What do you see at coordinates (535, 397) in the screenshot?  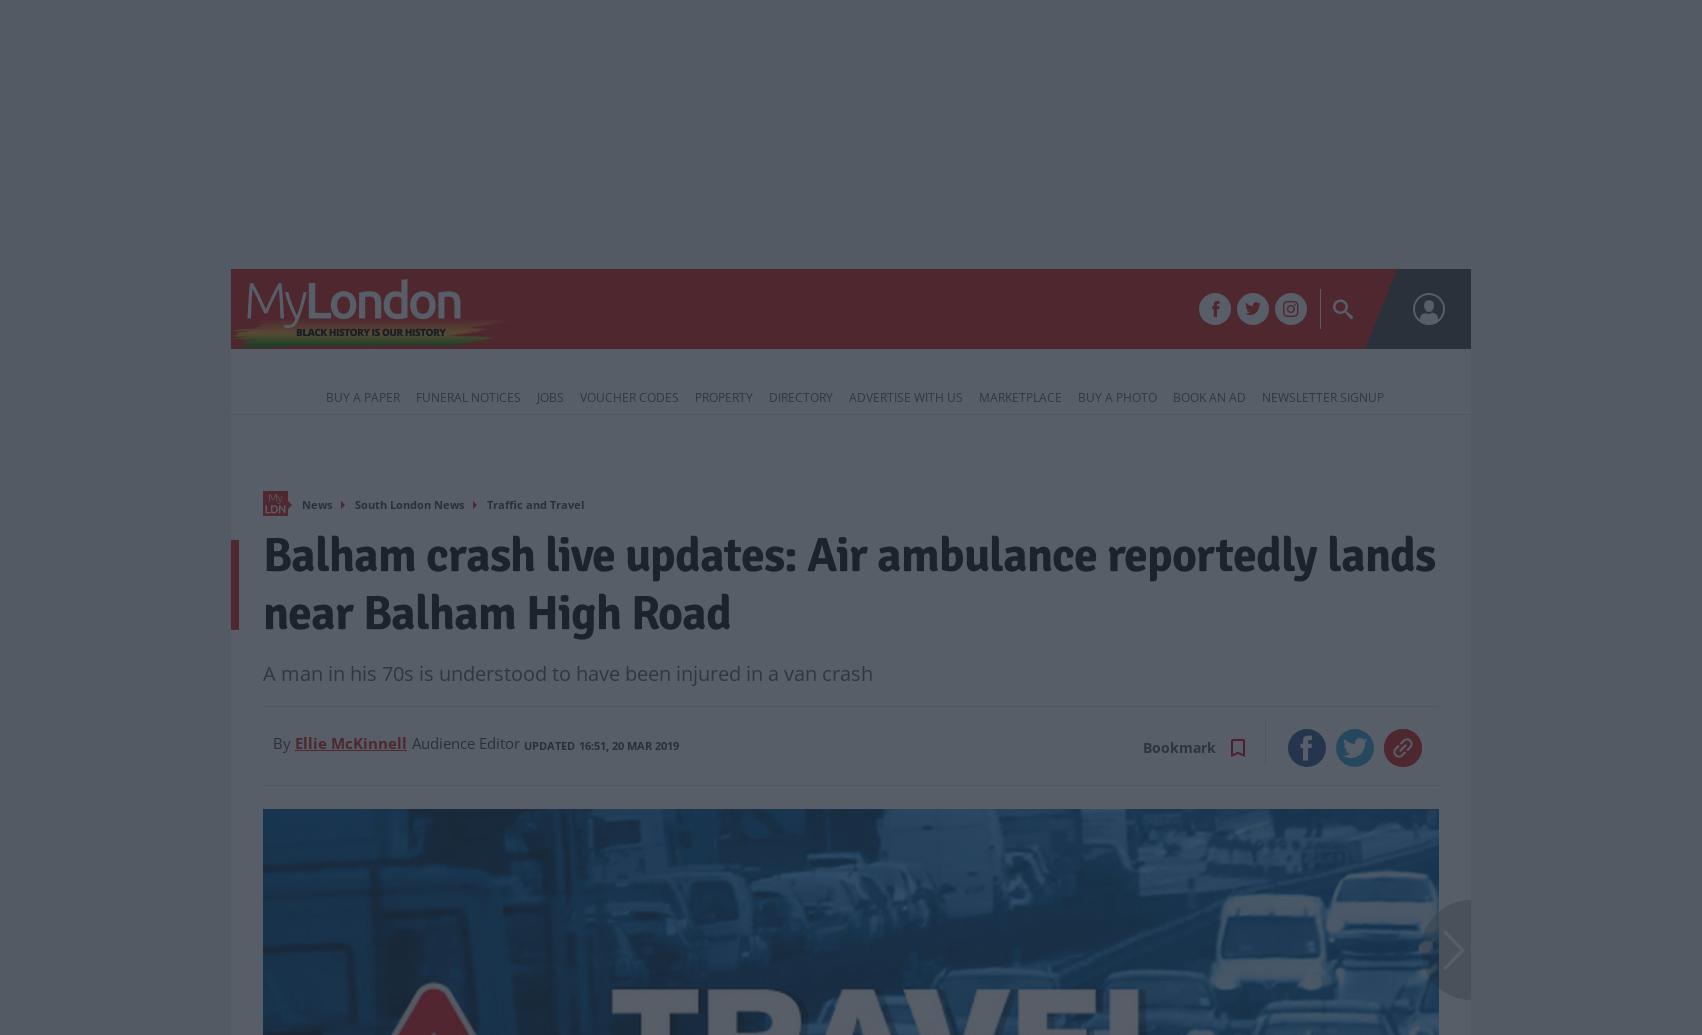 I see `'Jobs'` at bounding box center [535, 397].